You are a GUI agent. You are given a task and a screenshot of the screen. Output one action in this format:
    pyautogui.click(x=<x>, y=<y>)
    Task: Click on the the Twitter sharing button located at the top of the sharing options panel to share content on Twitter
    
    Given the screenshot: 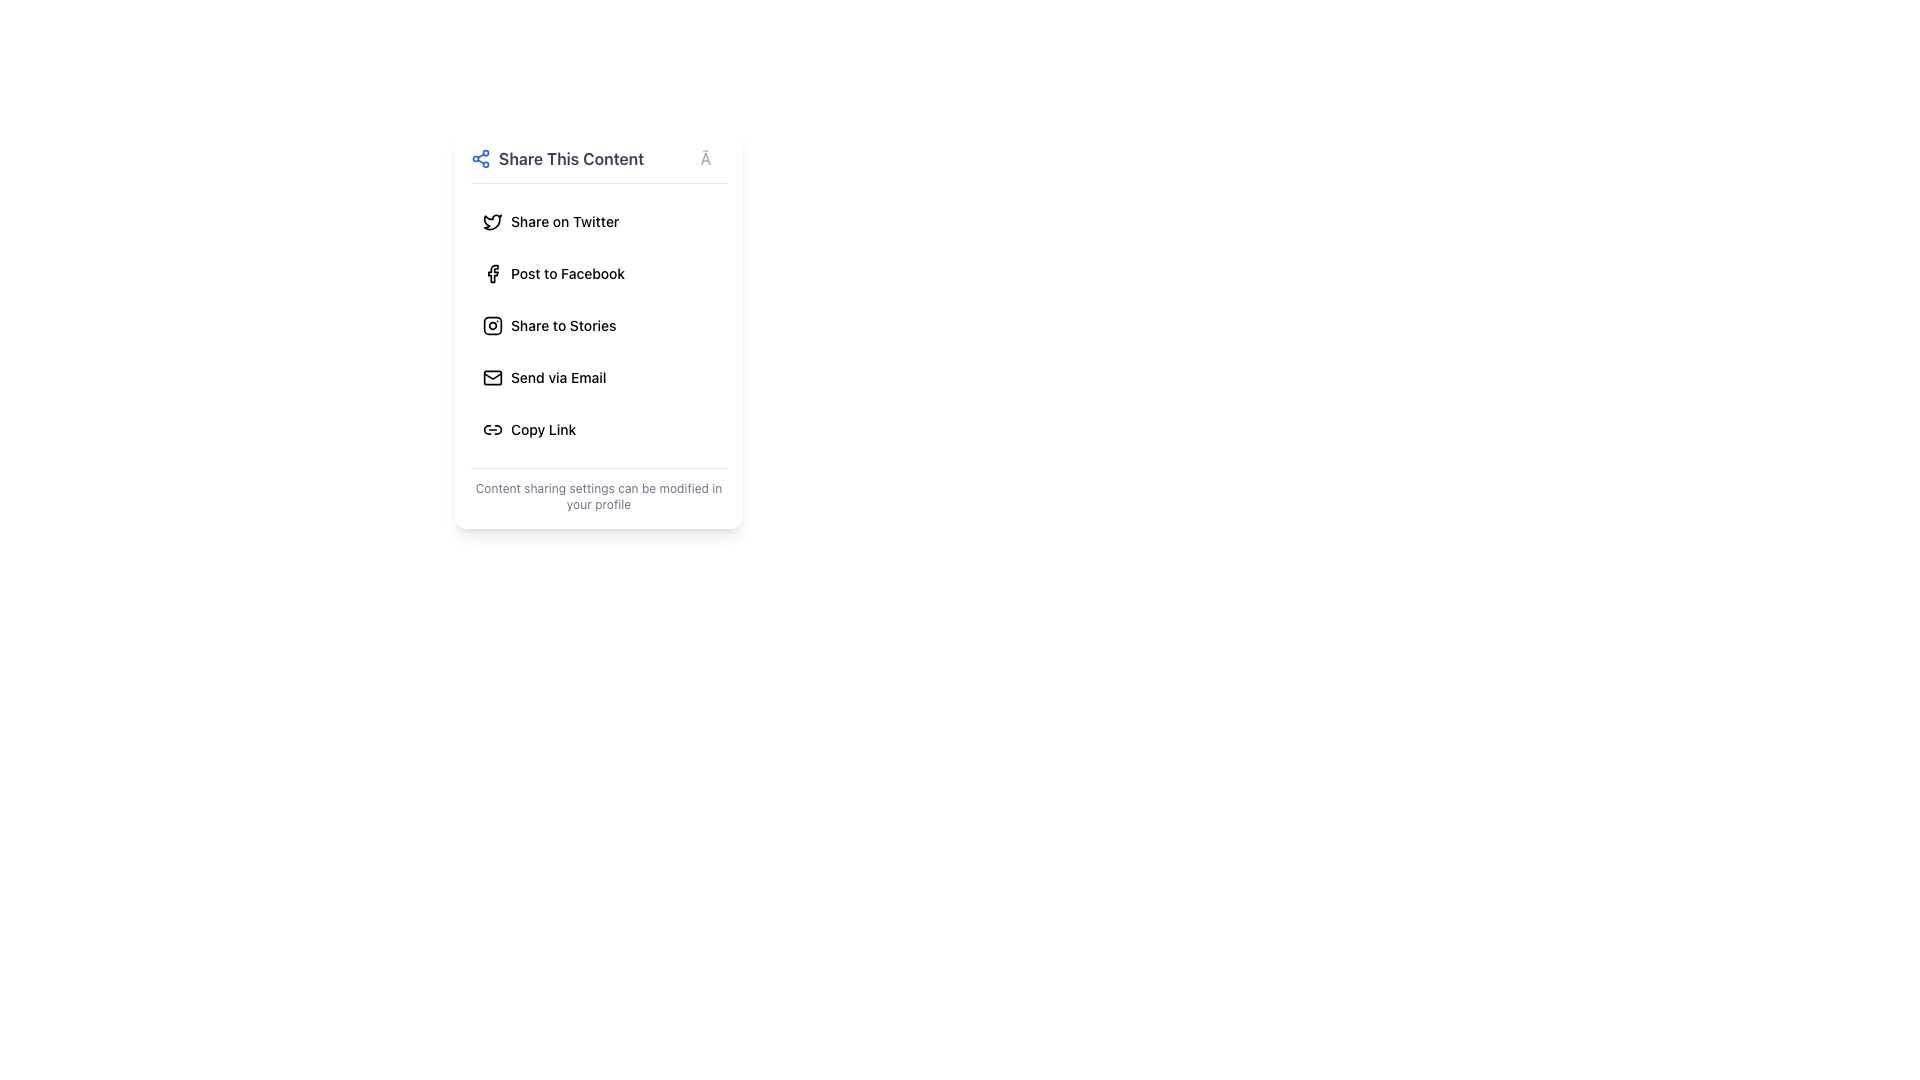 What is the action you would take?
    pyautogui.click(x=598, y=222)
    